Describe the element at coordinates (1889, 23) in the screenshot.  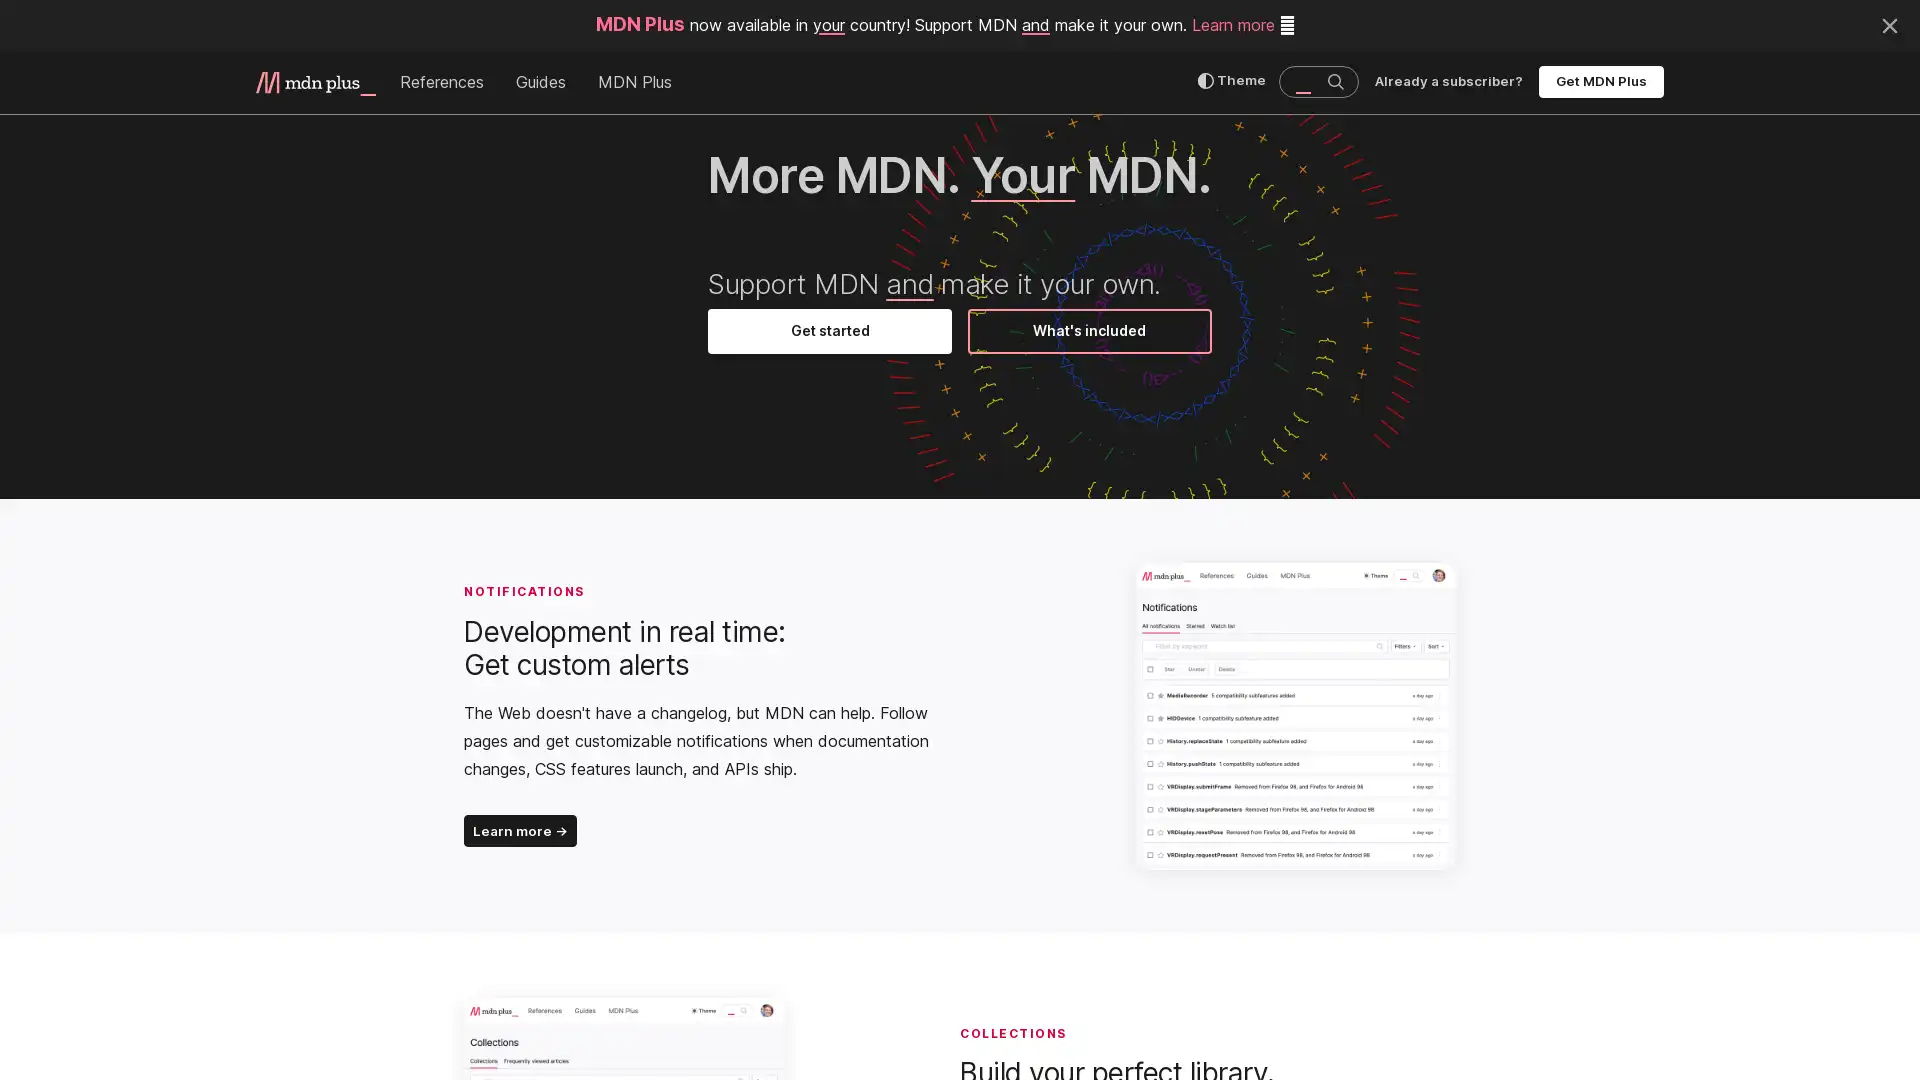
I see `Close banner` at that location.